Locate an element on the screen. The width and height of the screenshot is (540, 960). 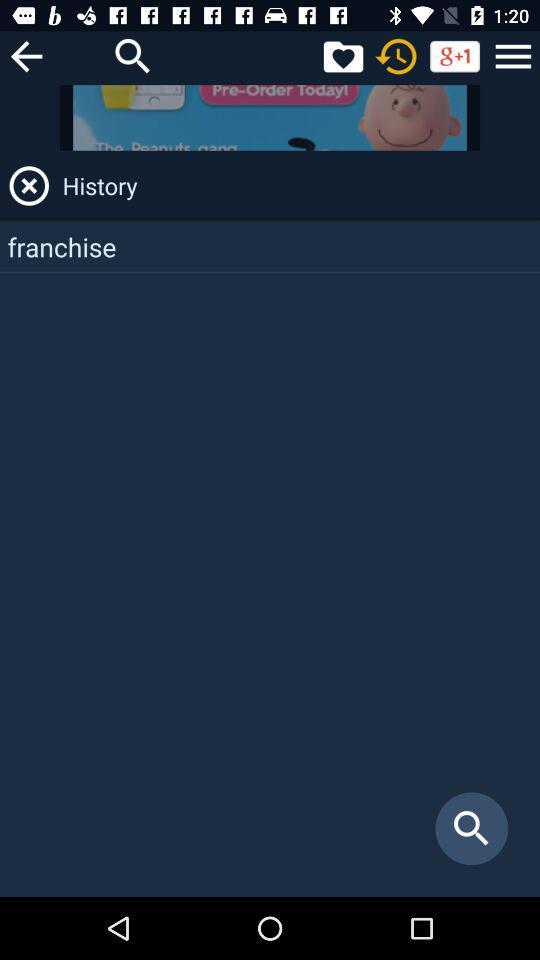
item next to the history icon is located at coordinates (28, 186).